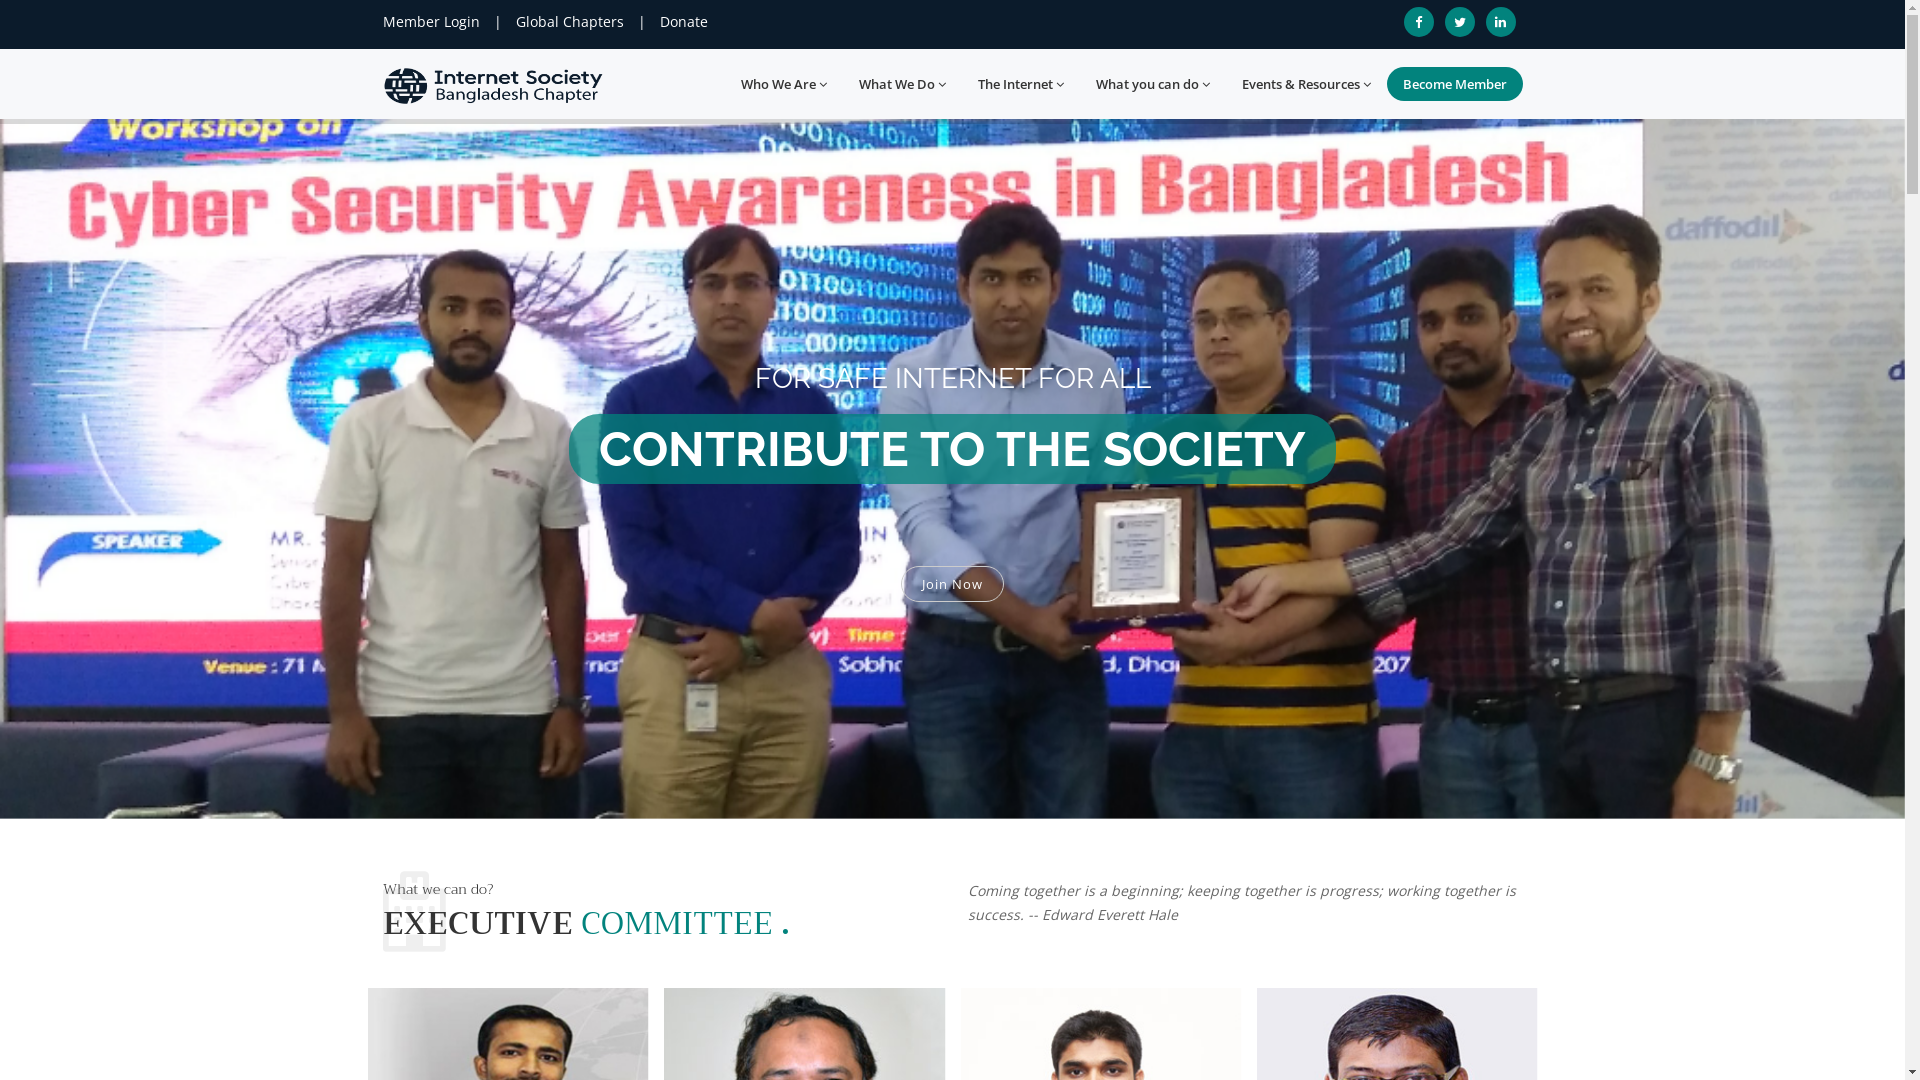 The width and height of the screenshot is (1920, 1080). What do you see at coordinates (684, 21) in the screenshot?
I see `'Donate'` at bounding box center [684, 21].